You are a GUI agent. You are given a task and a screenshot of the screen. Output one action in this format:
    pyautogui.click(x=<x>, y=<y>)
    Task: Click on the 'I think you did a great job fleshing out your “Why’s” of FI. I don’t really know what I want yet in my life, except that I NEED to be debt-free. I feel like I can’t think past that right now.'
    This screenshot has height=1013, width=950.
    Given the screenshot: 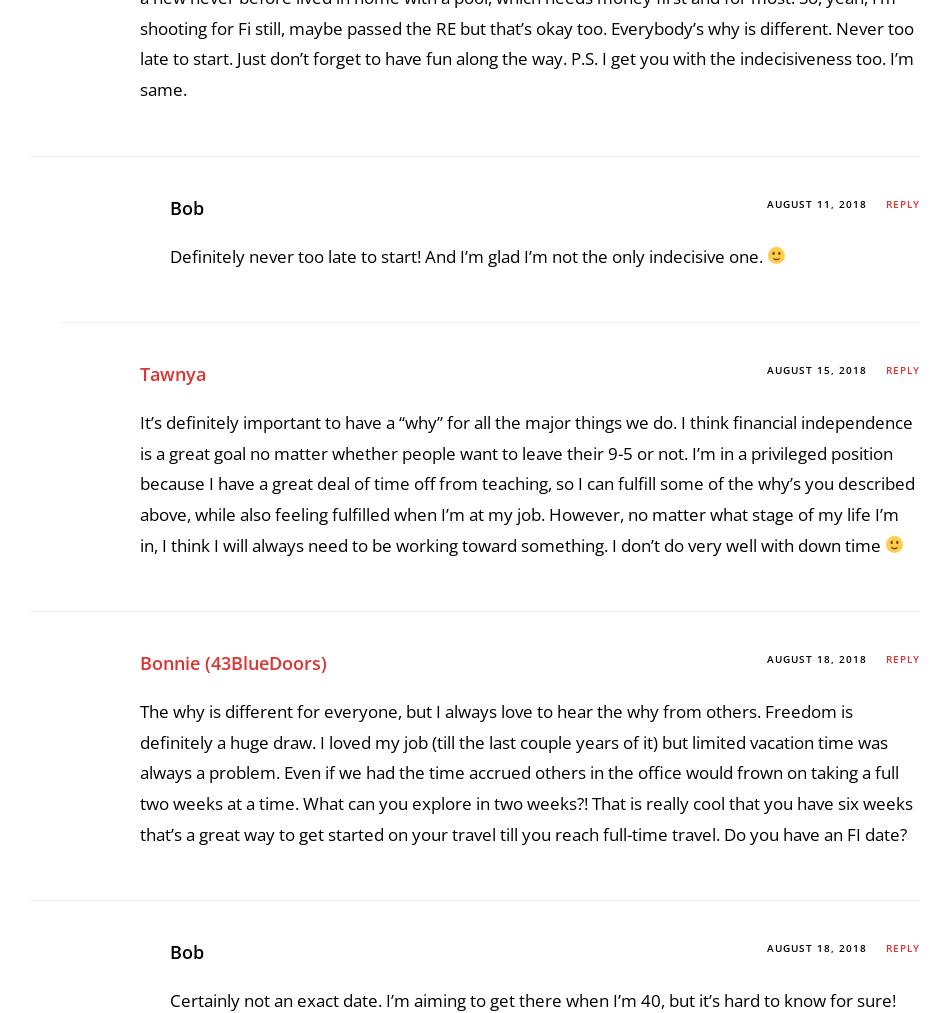 What is the action you would take?
    pyautogui.click(x=530, y=181)
    